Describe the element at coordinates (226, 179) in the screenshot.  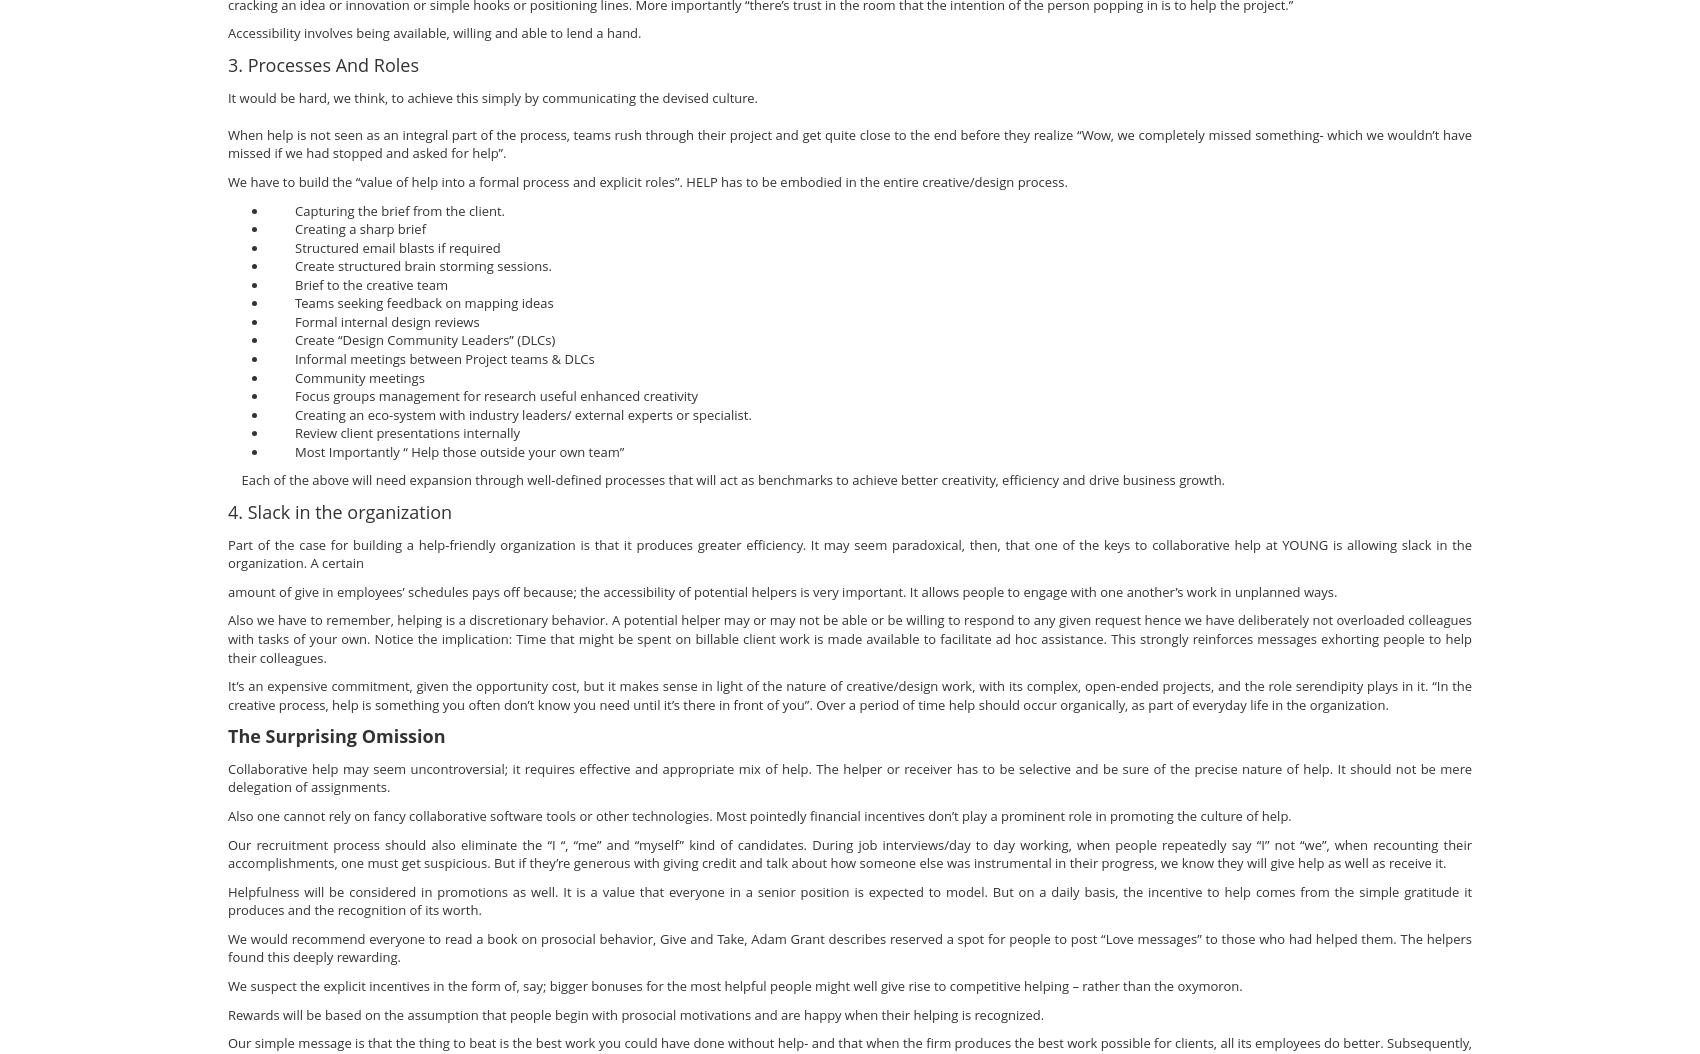
I see `'We have to build the “value of help into a formal process and explicit roles”. HELP has to be embodied in the entire creative/design process.'` at that location.